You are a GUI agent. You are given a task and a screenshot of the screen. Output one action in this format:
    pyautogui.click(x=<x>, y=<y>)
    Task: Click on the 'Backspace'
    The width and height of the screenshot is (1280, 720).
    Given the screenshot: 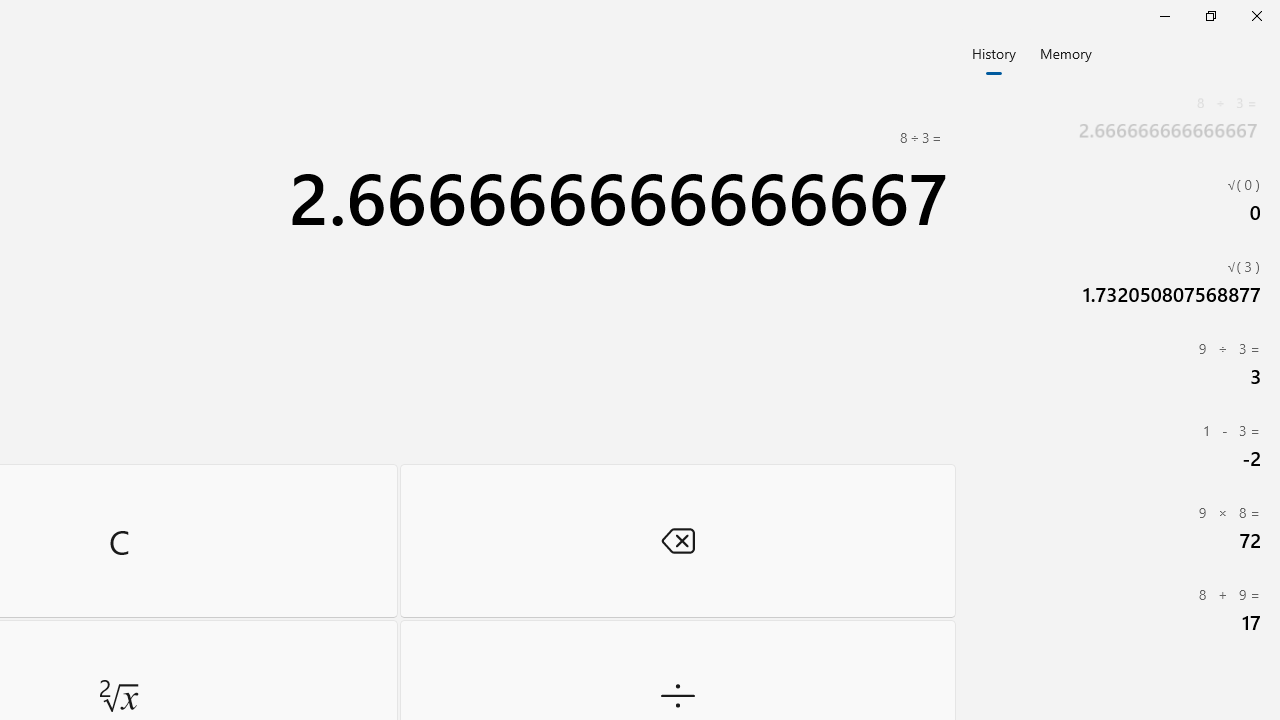 What is the action you would take?
    pyautogui.click(x=677, y=540)
    